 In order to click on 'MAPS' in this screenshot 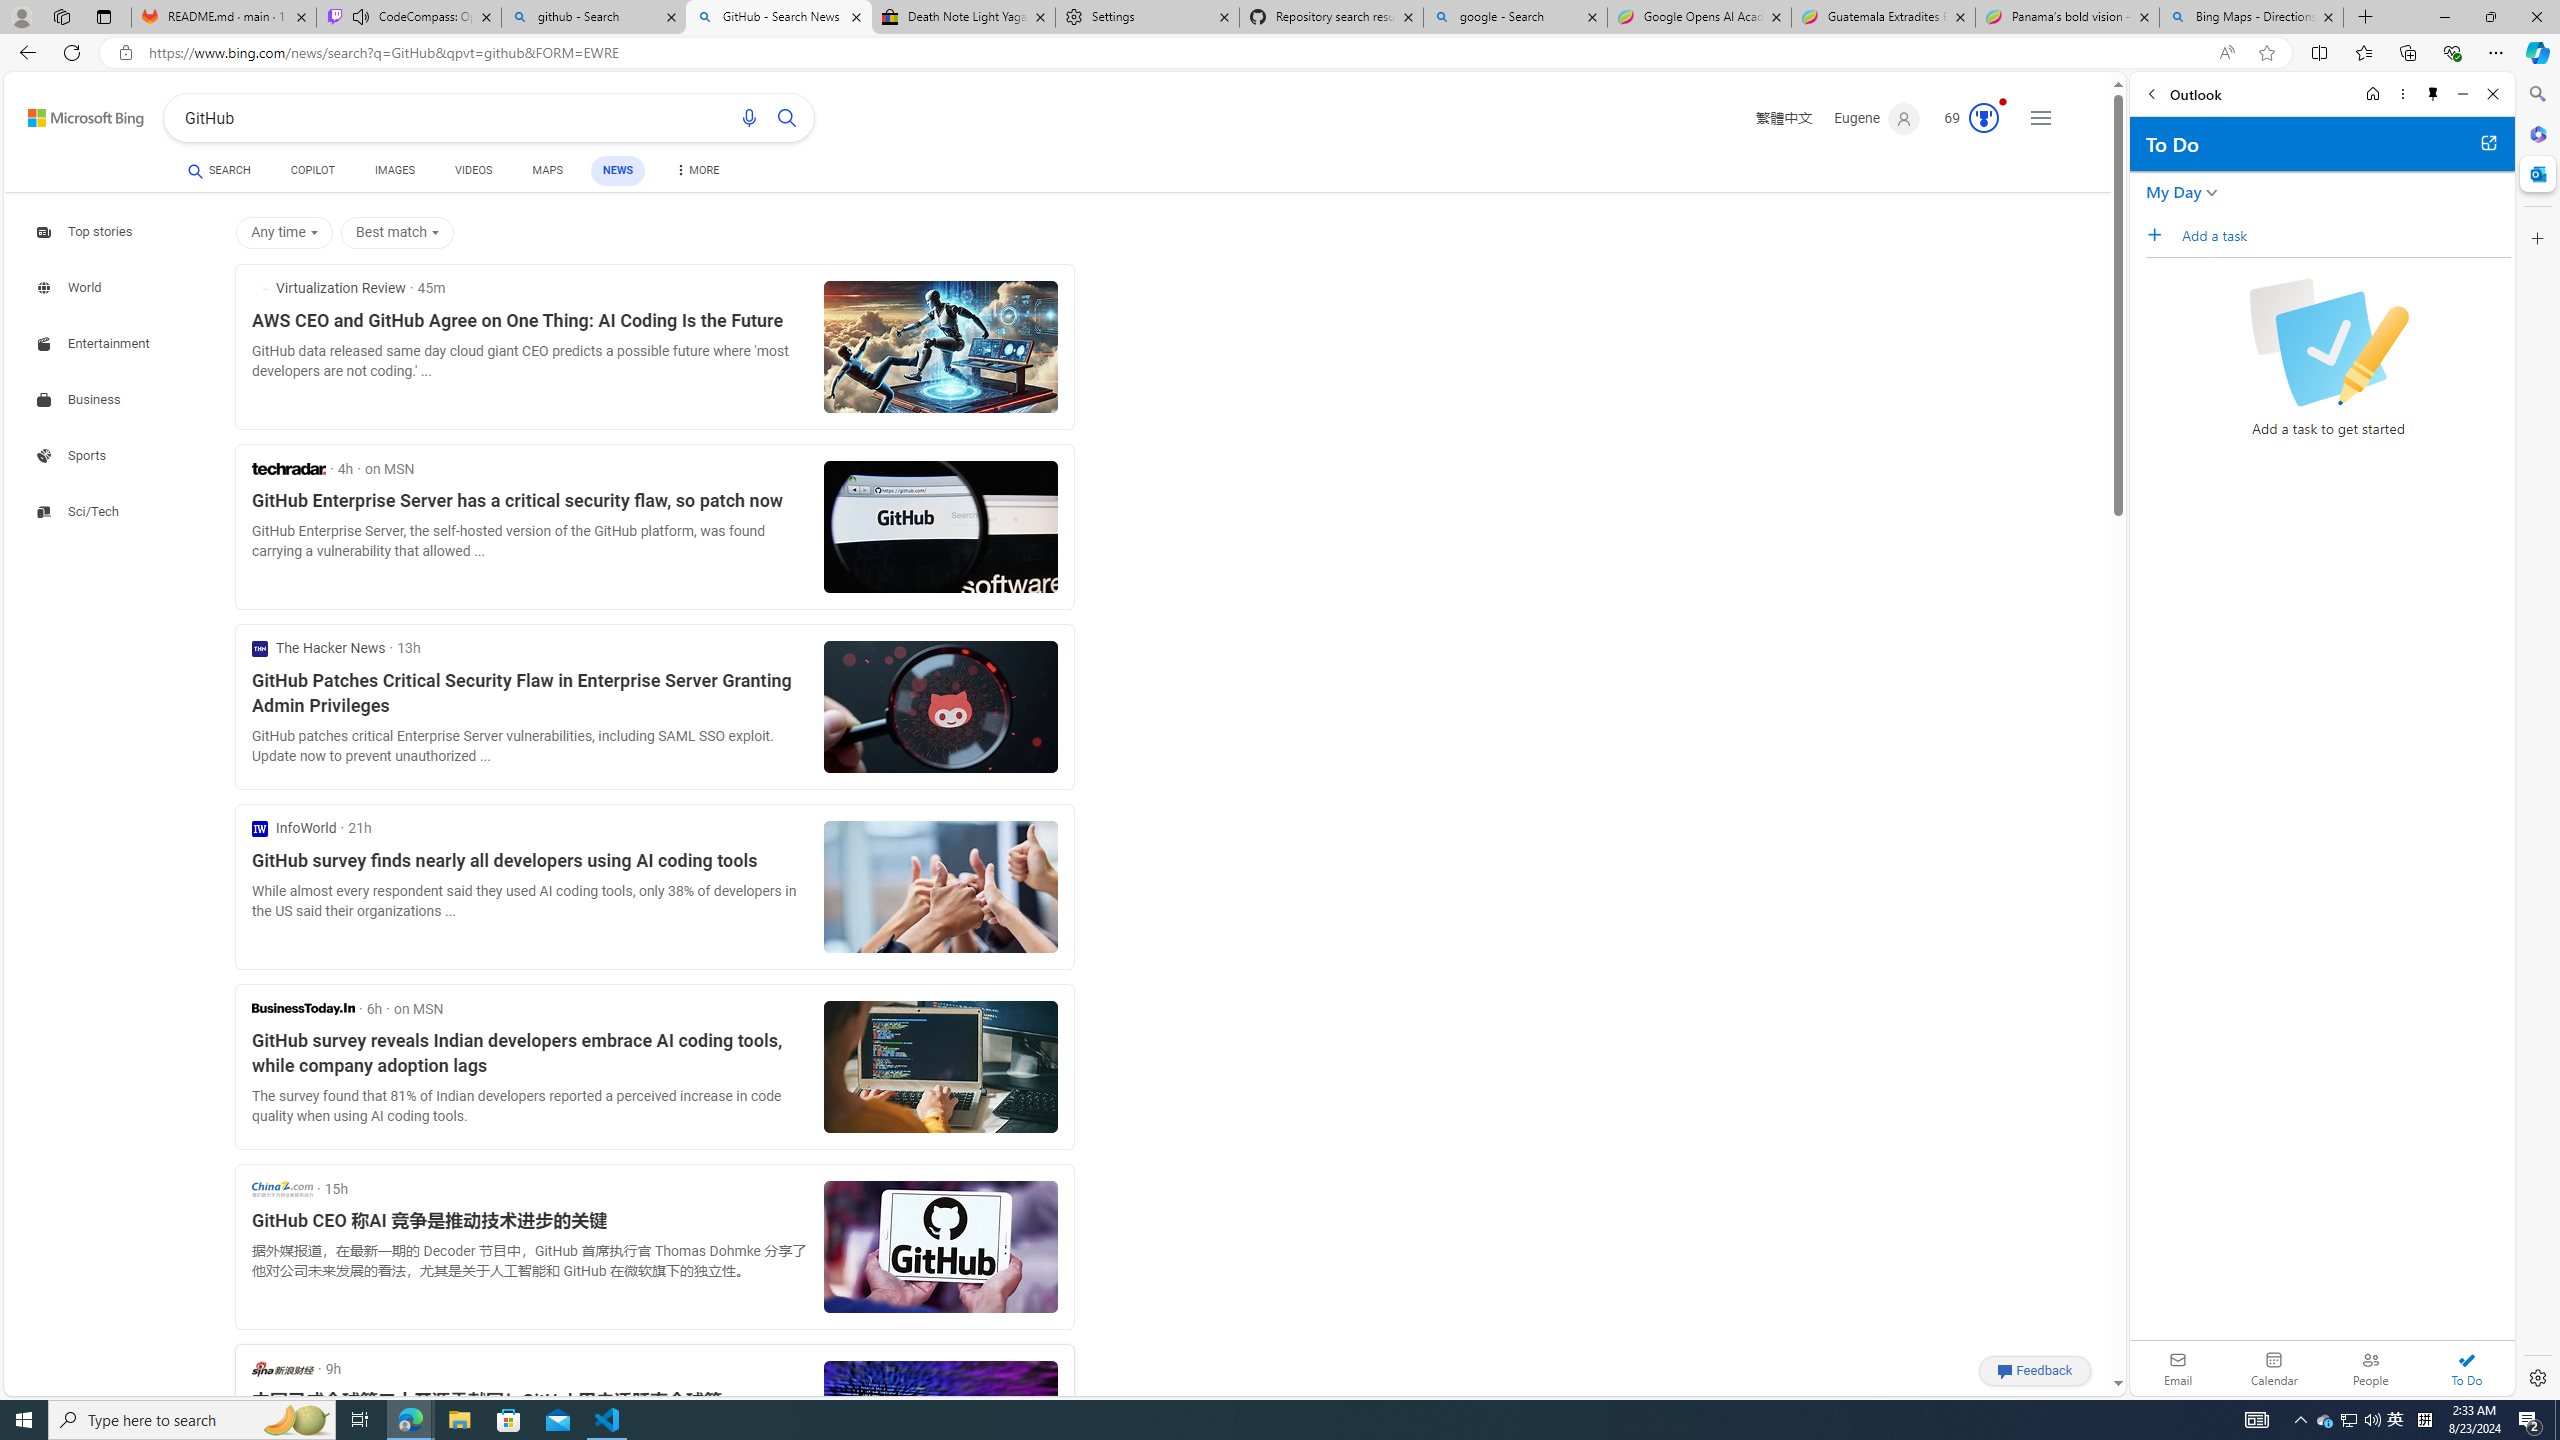, I will do `click(546, 172)`.